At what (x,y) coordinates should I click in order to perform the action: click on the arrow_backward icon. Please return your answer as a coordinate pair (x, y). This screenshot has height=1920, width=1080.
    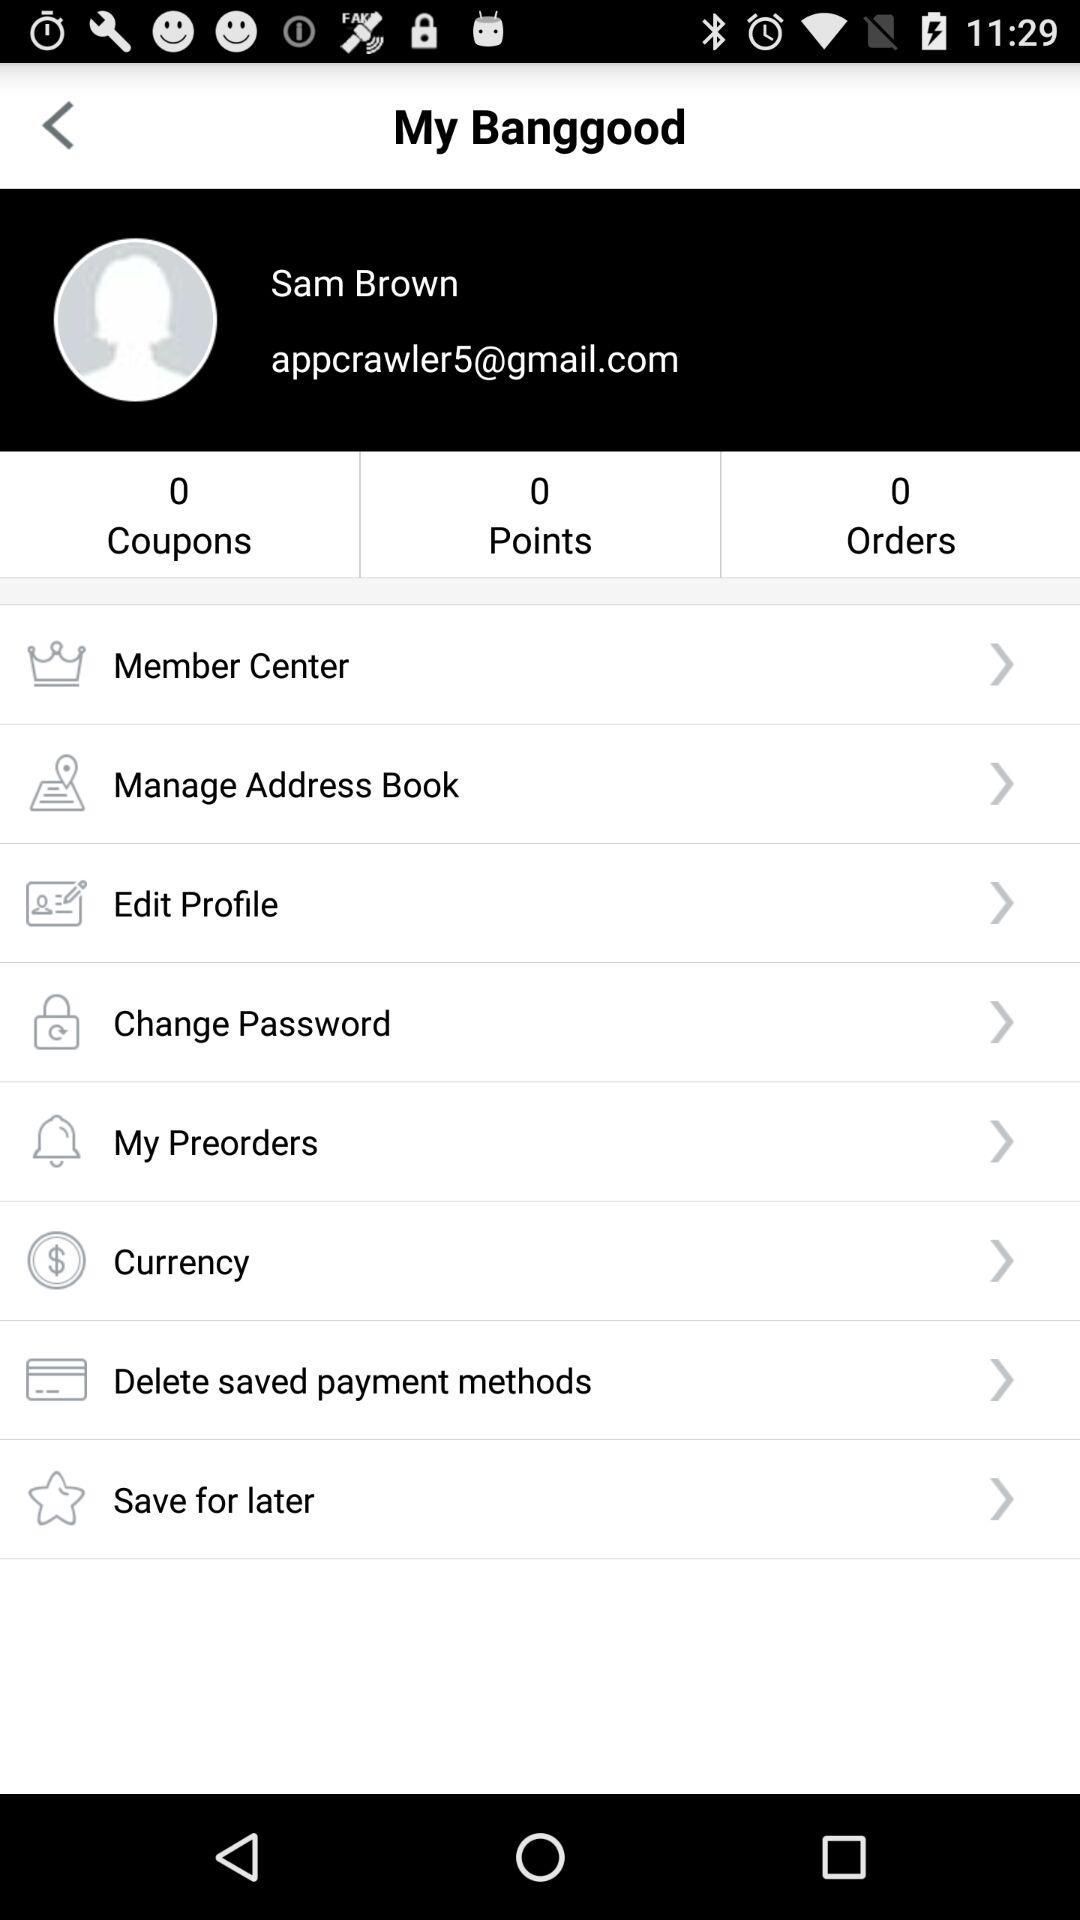
    Looking at the image, I should click on (56, 133).